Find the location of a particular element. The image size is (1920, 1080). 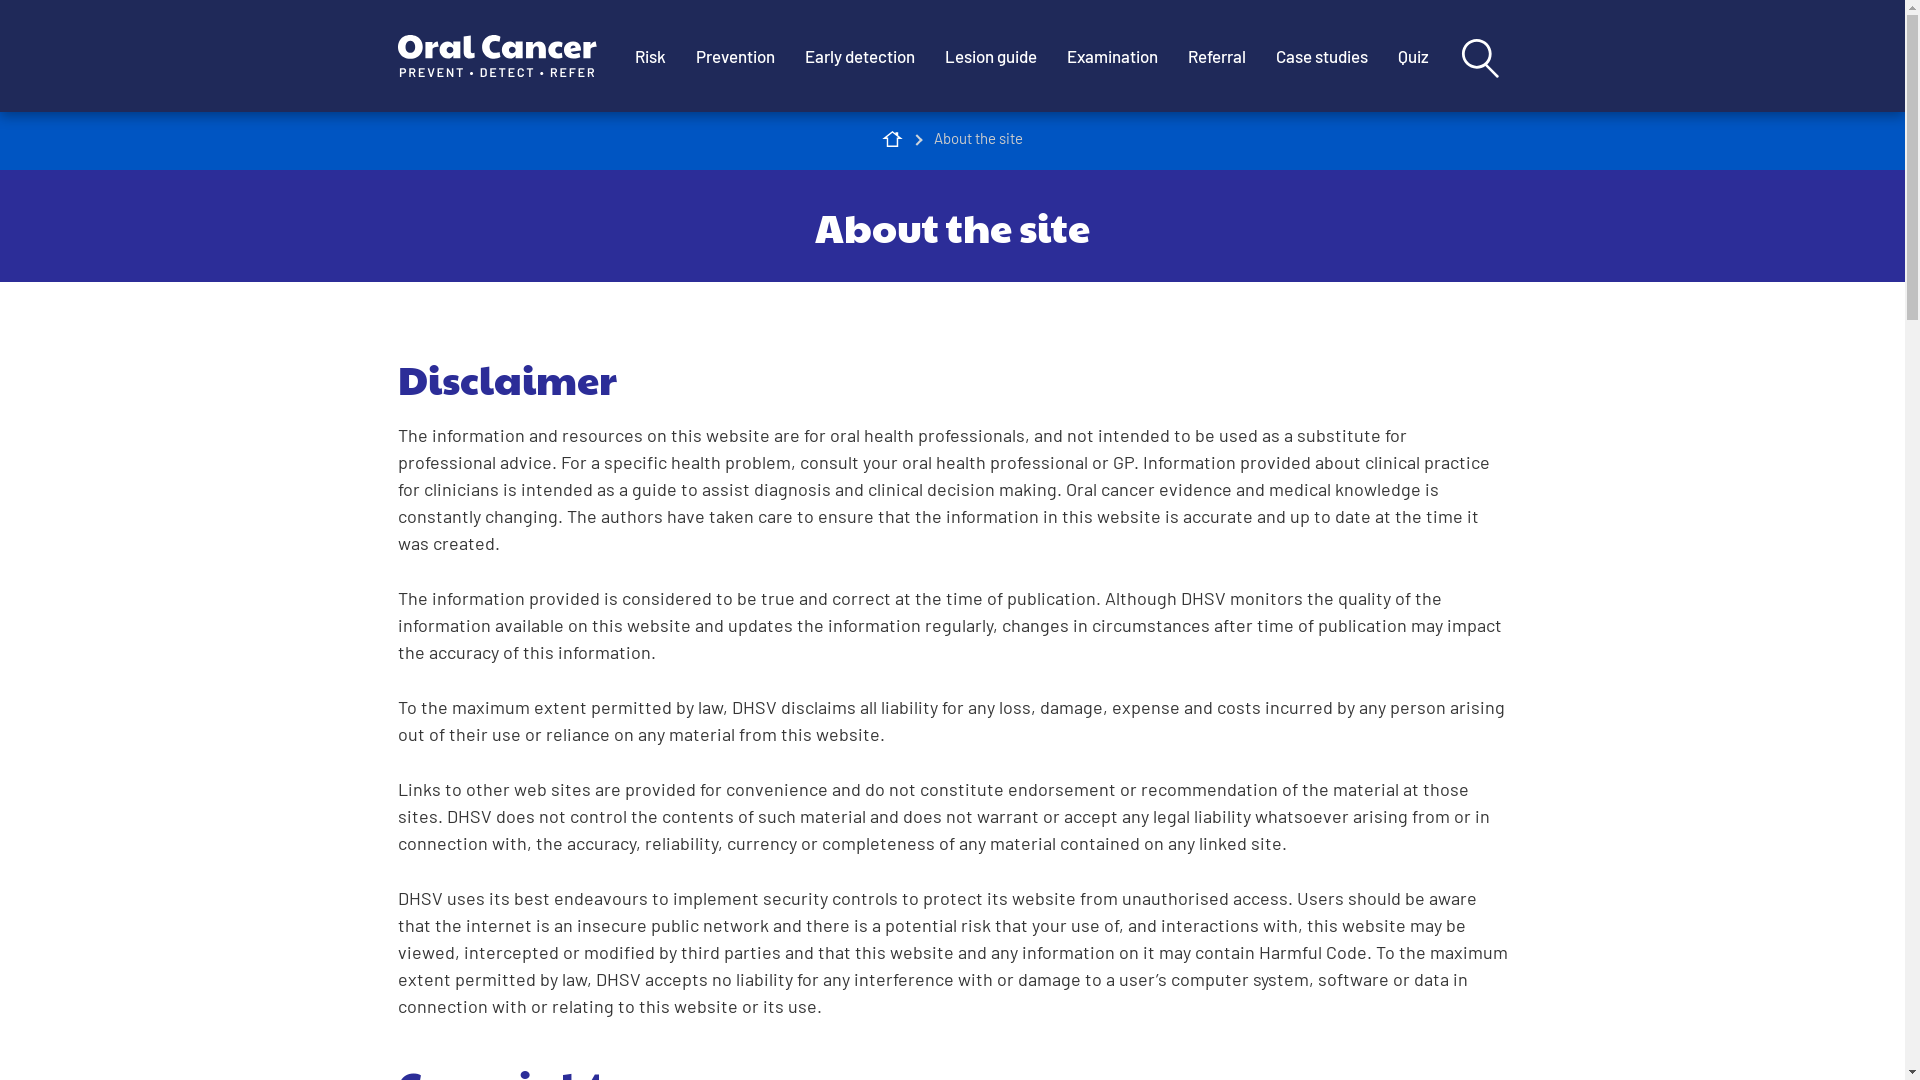

'Early detection' is located at coordinates (859, 55).